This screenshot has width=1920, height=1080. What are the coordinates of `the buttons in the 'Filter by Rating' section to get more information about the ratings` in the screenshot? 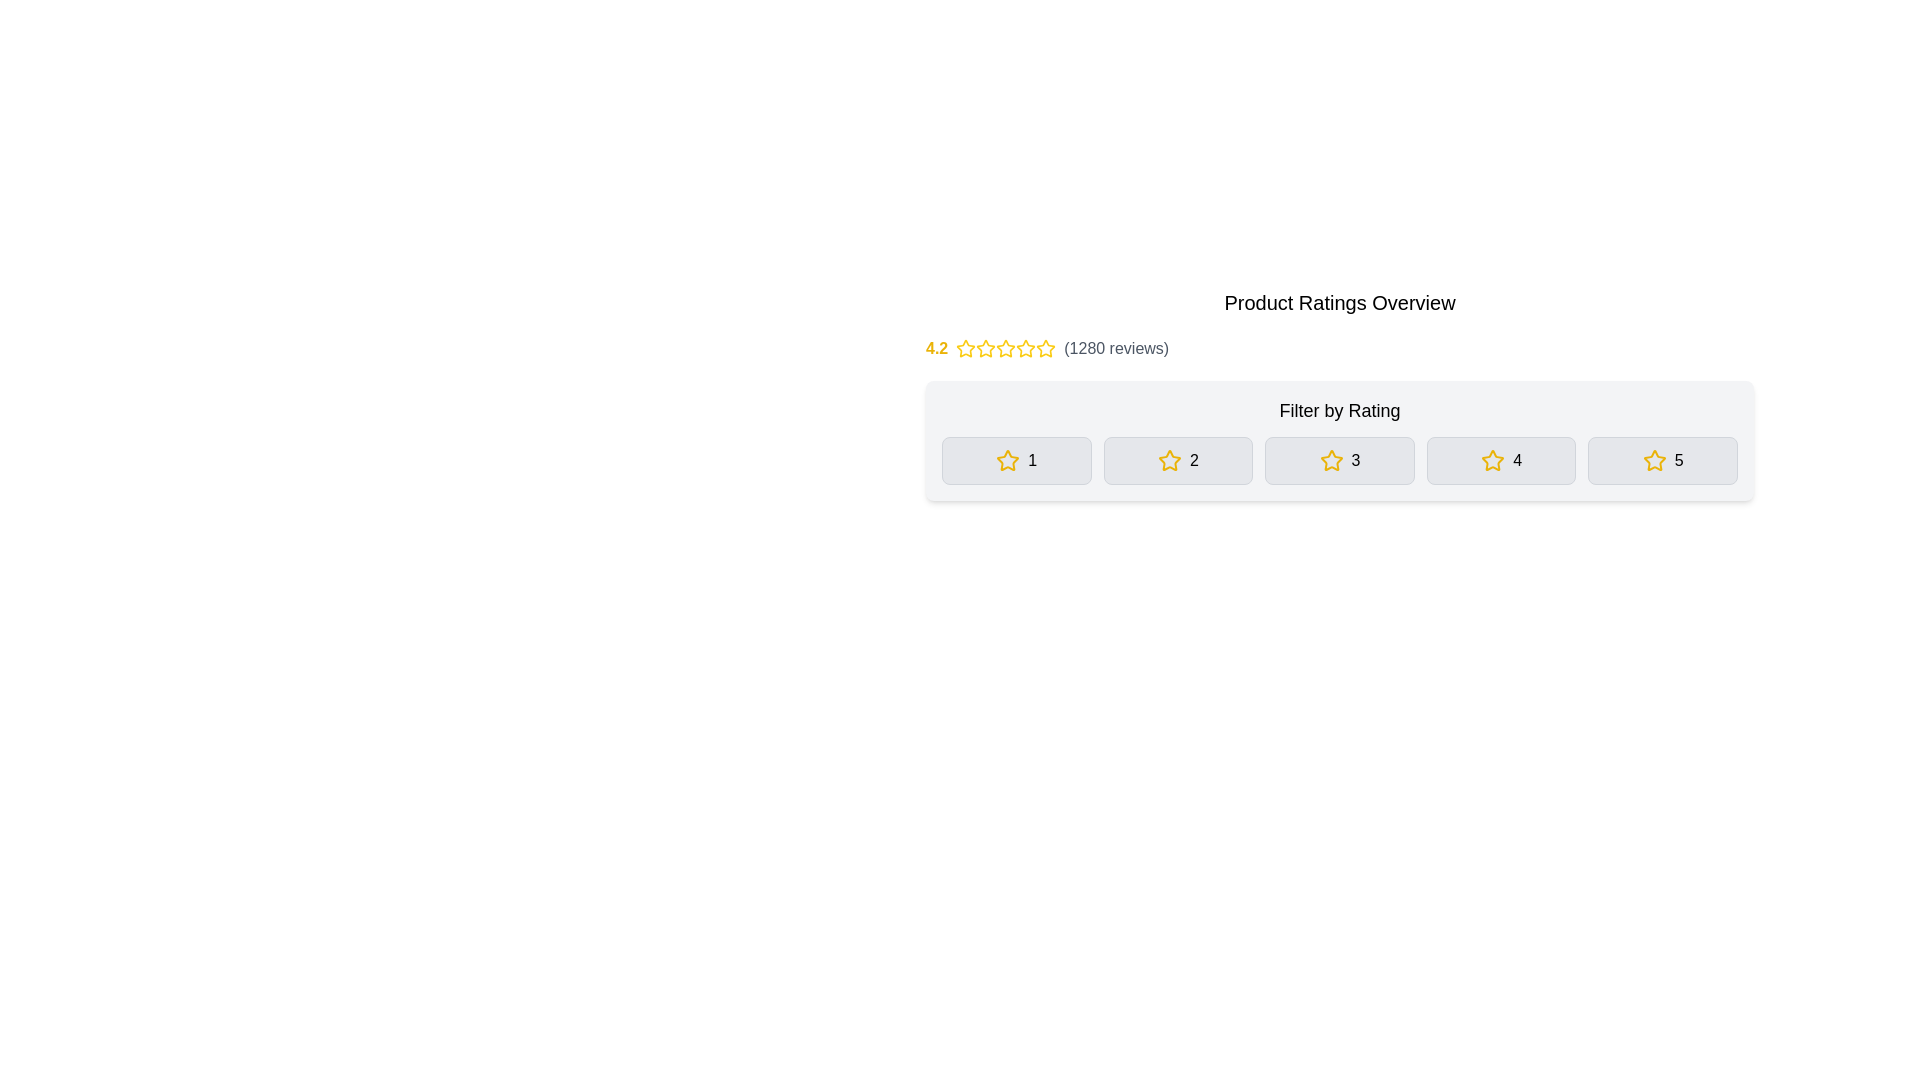 It's located at (1339, 439).